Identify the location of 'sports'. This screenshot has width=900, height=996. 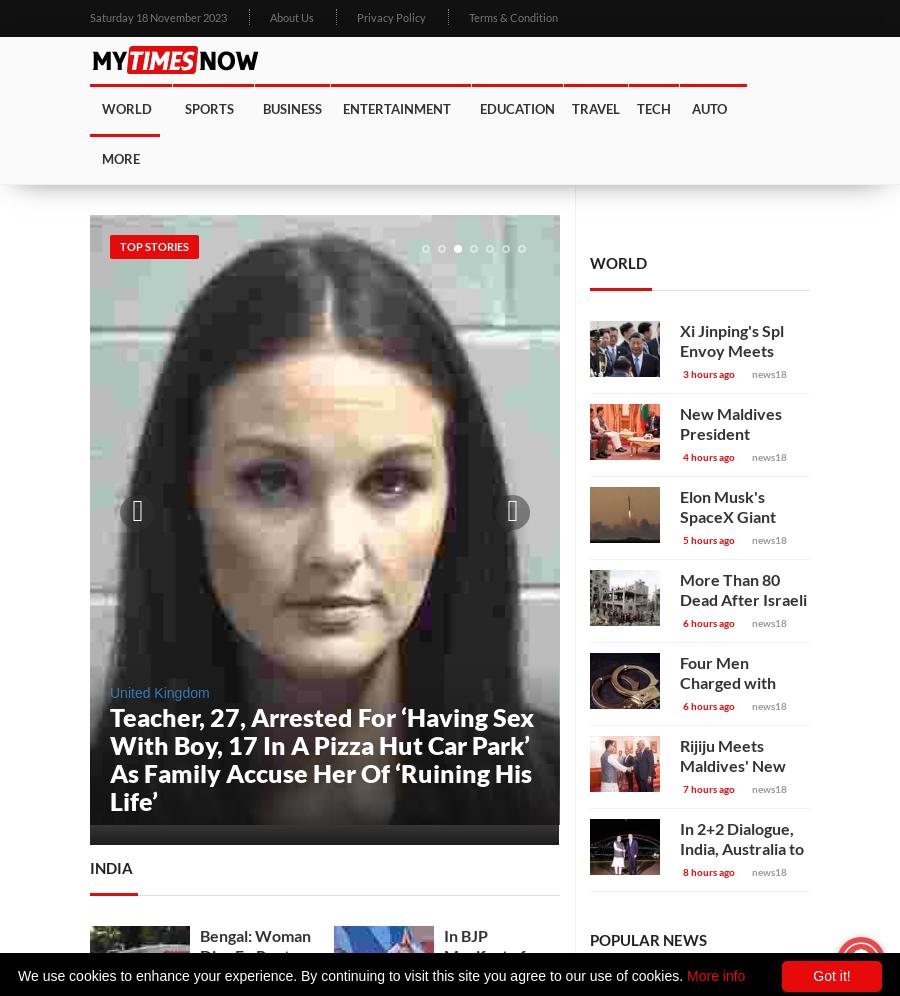
(209, 108).